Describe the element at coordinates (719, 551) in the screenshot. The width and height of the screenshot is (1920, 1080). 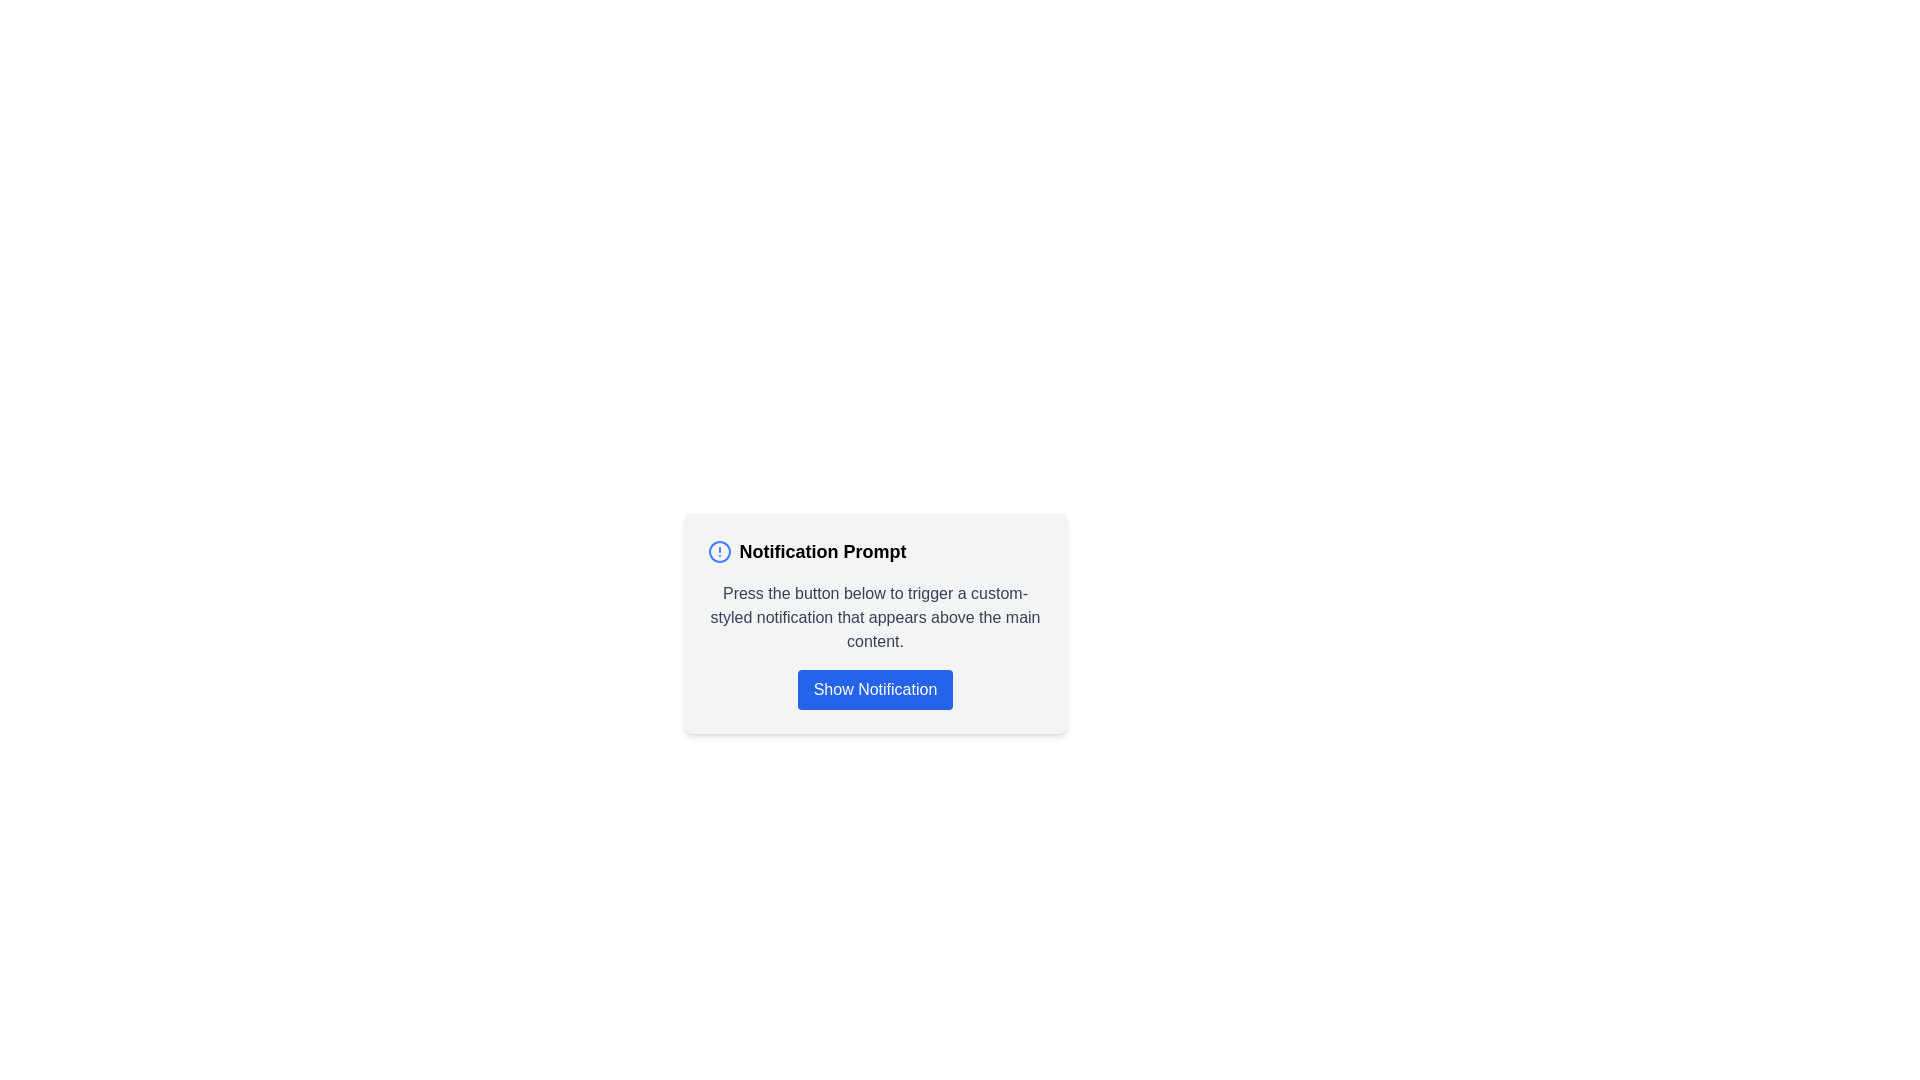
I see `the blue-bordered alert symbol, which is a circular decorative element with a white background, located at the top-left of the notification card` at that location.